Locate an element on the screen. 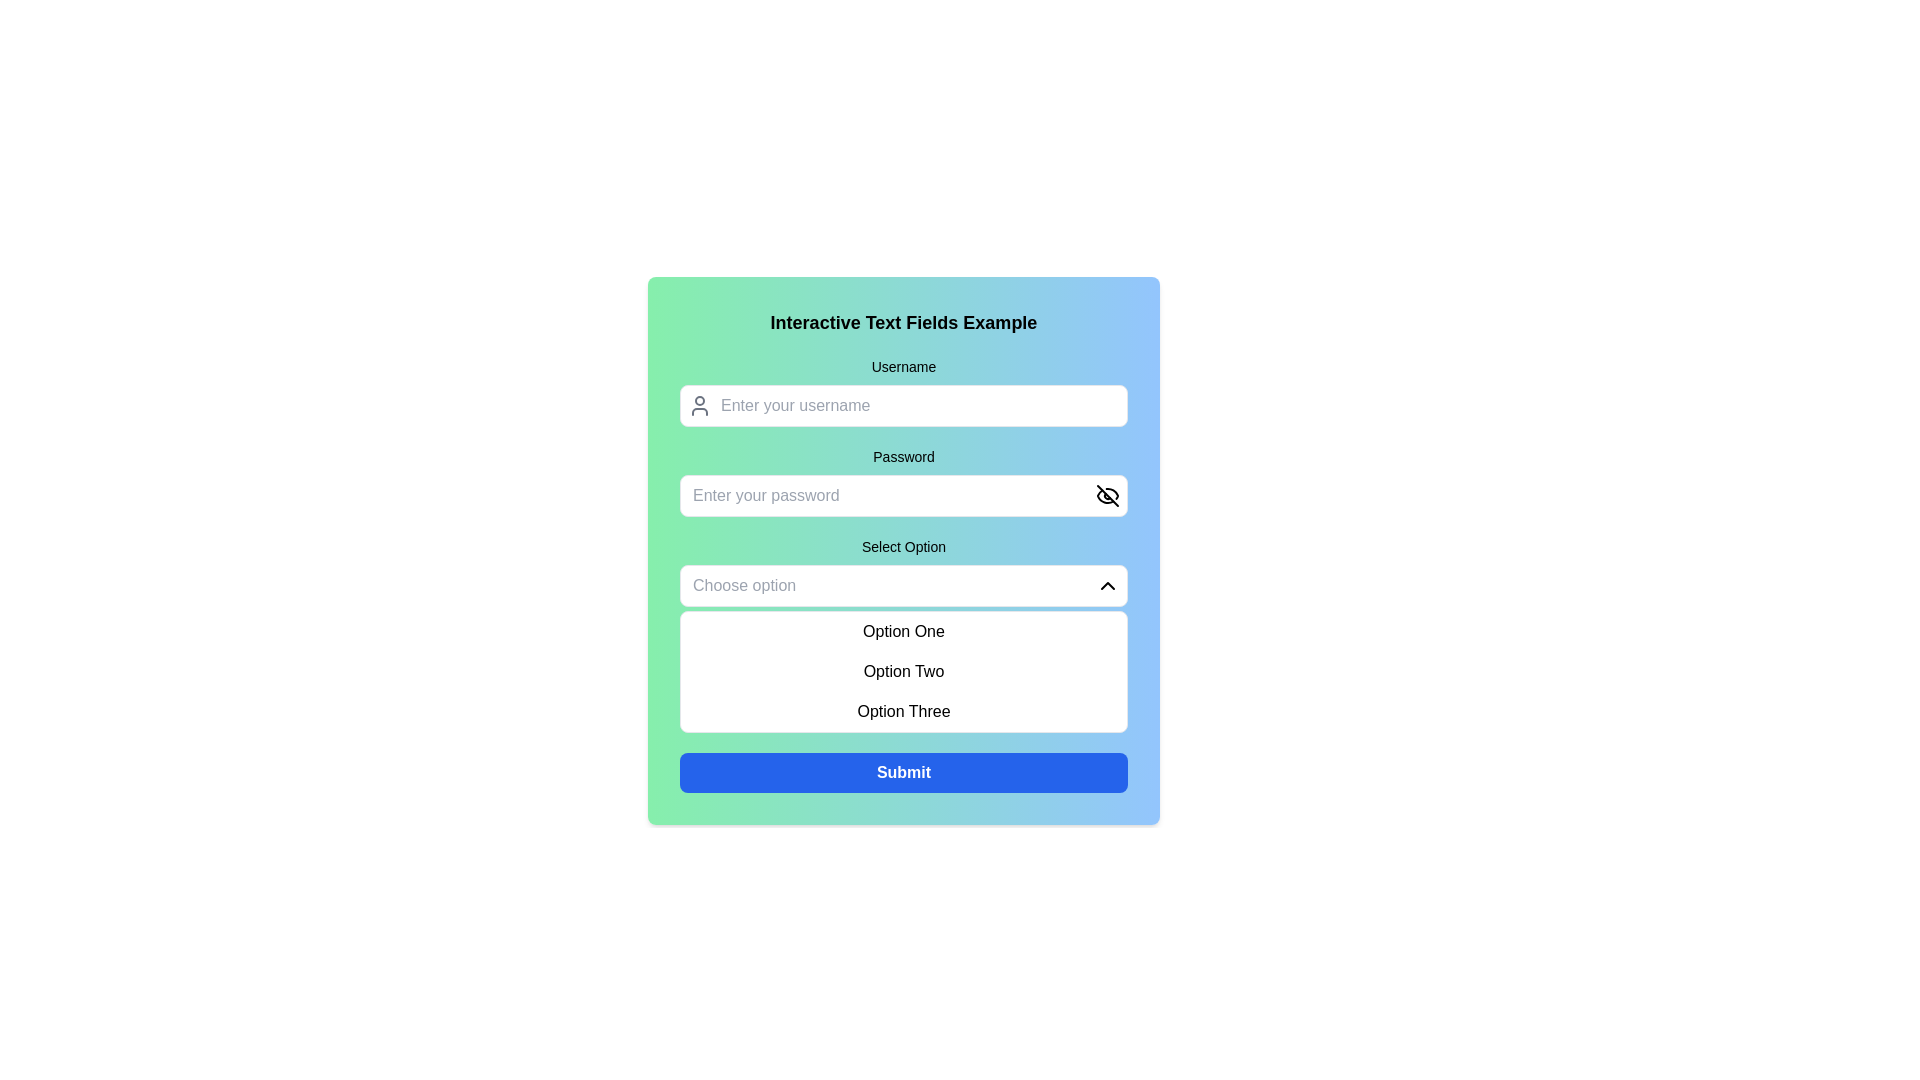  the first selectable option 'Option One' in the dropdown menu located below the 'Select Option' label is located at coordinates (902, 632).